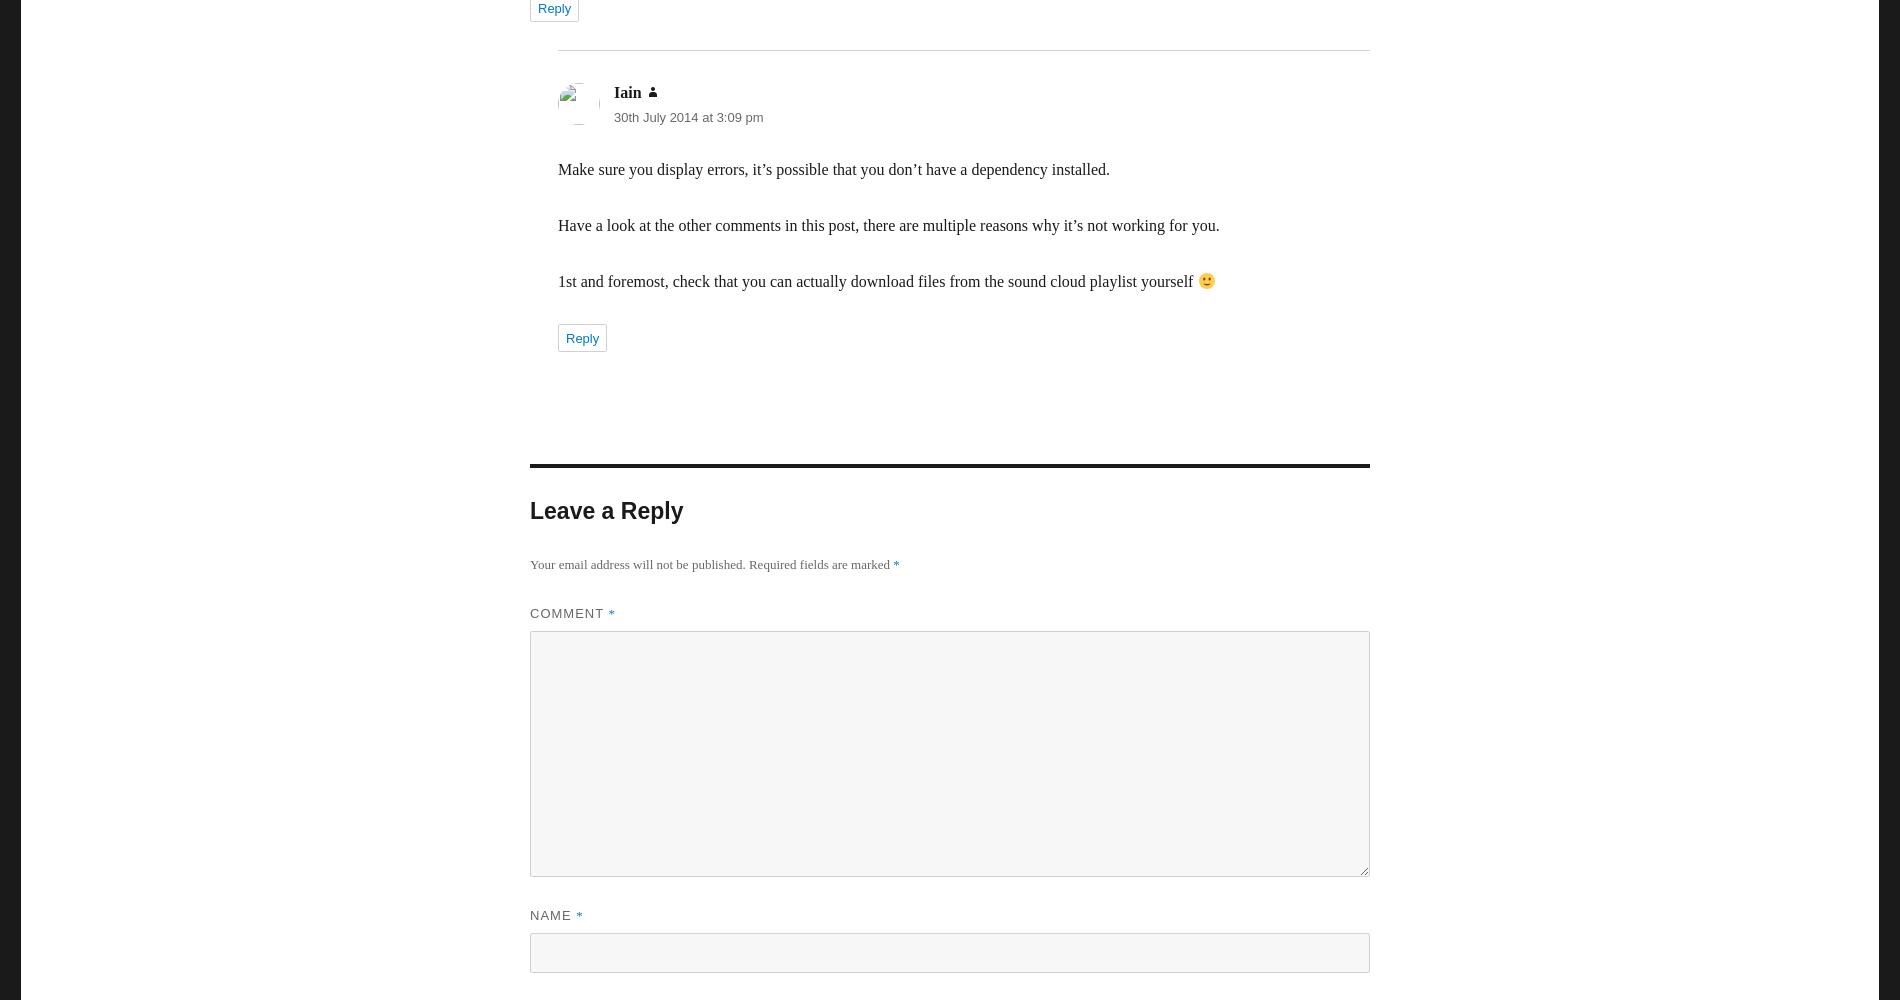 The height and width of the screenshot is (1000, 1900). I want to click on 'Required fields are marked', so click(747, 563).